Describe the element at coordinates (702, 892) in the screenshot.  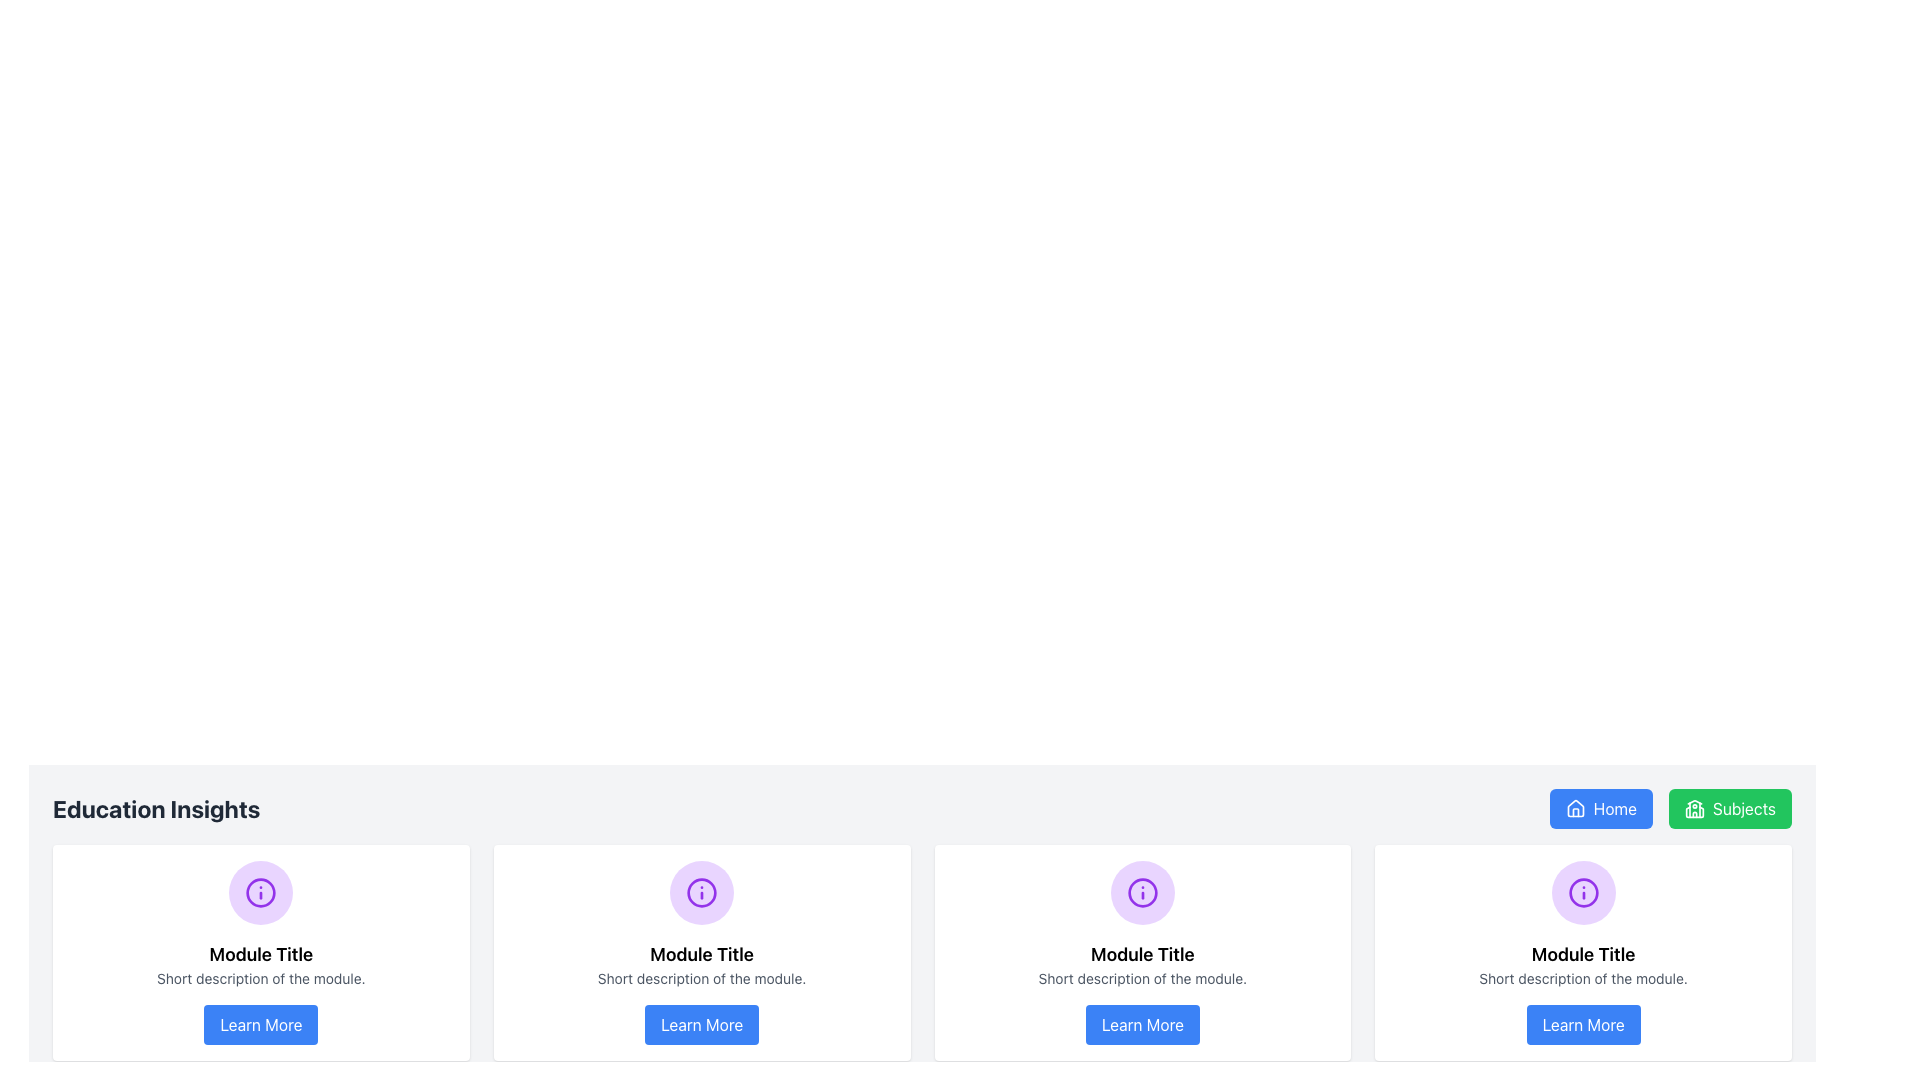
I see `the informational indicator icon located at the center of the first card in the horizontal row of cards at the bottom center of the interface to obtain information` at that location.